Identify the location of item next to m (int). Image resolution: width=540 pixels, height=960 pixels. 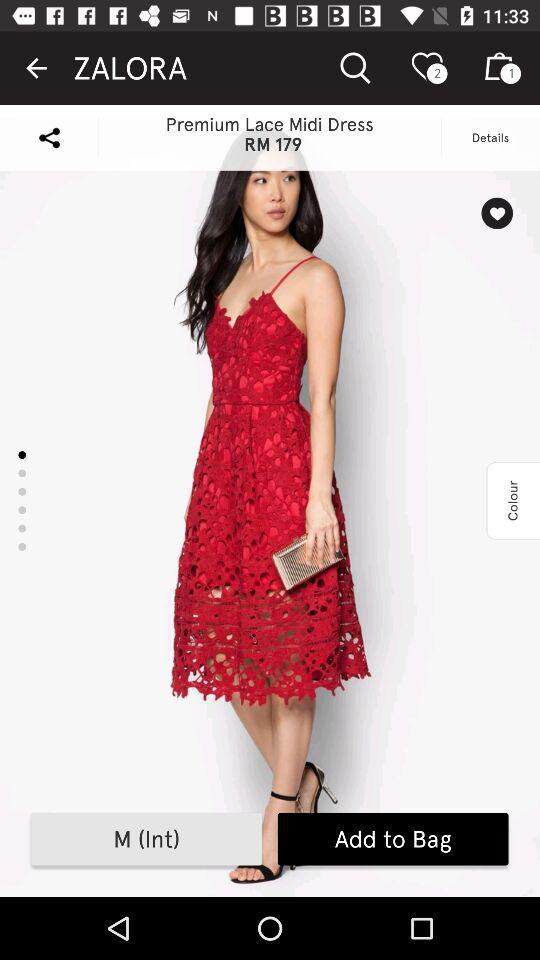
(393, 839).